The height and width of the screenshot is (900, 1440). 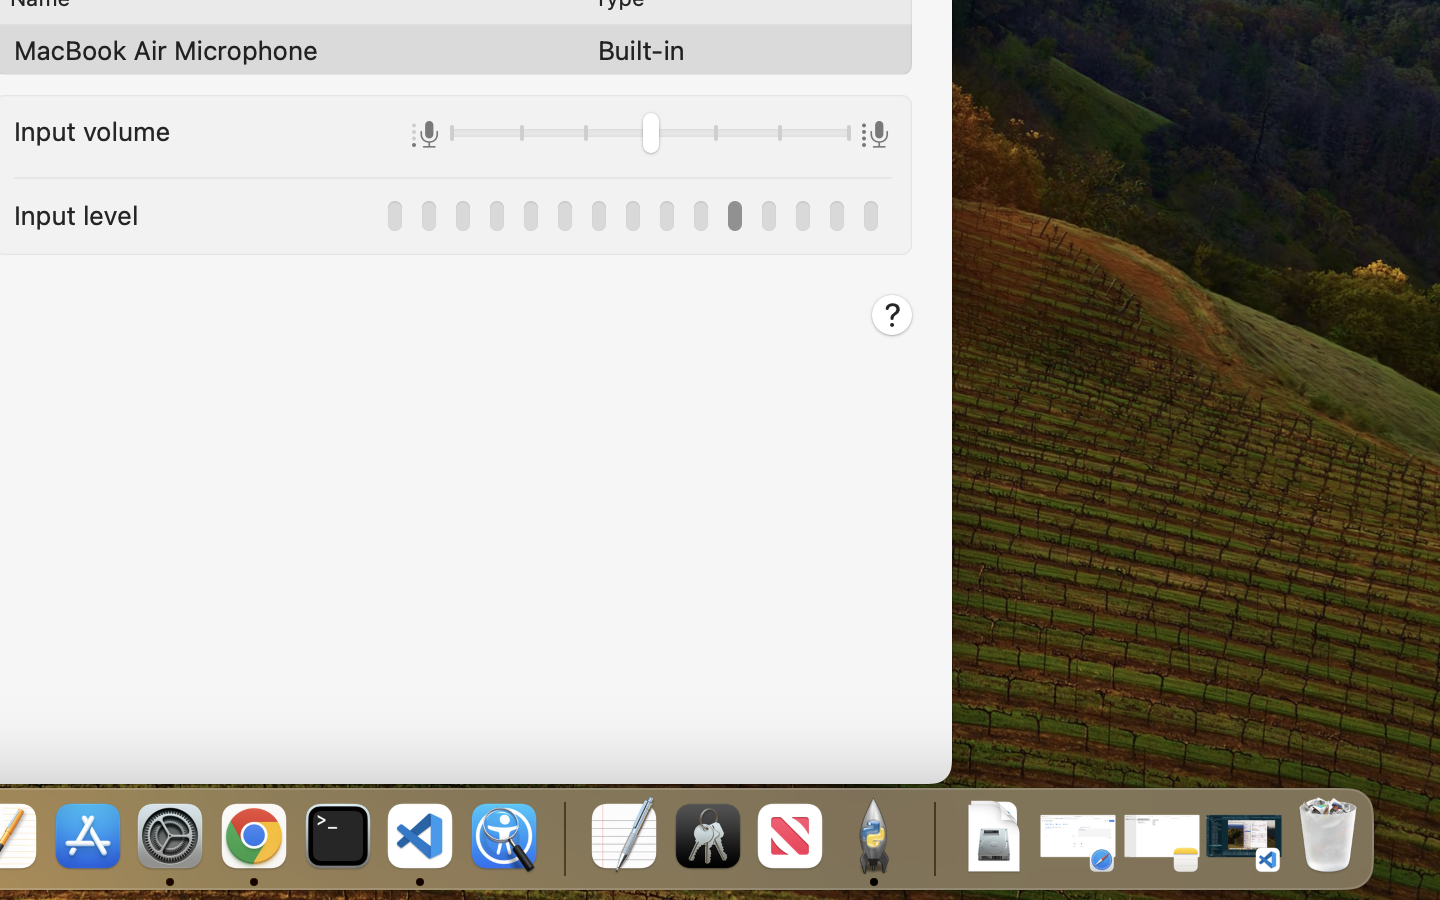 What do you see at coordinates (92, 129) in the screenshot?
I see `'Input volume'` at bounding box center [92, 129].